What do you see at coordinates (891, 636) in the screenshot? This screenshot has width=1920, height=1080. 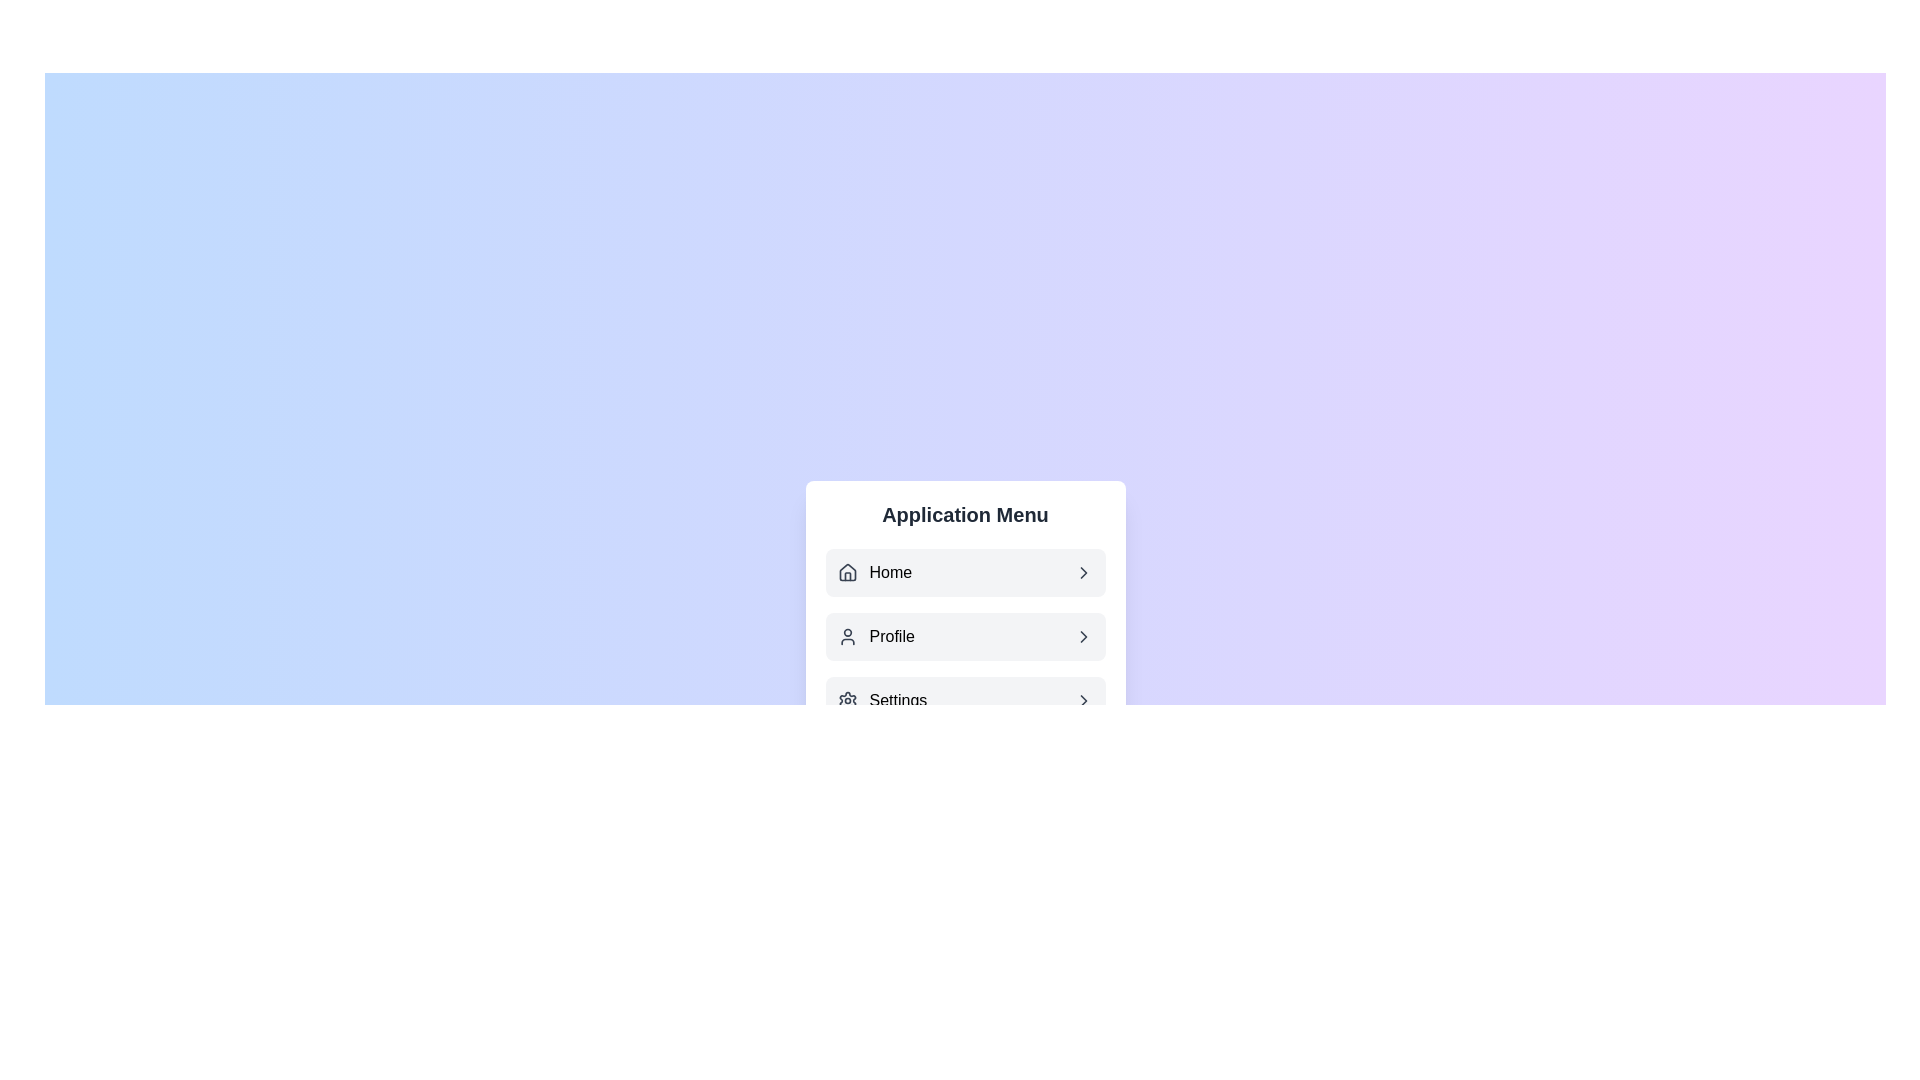 I see `'Profile' text label located in the navigation menu, styled with a sans-serif font and positioned to the right of a user profile icon` at bounding box center [891, 636].